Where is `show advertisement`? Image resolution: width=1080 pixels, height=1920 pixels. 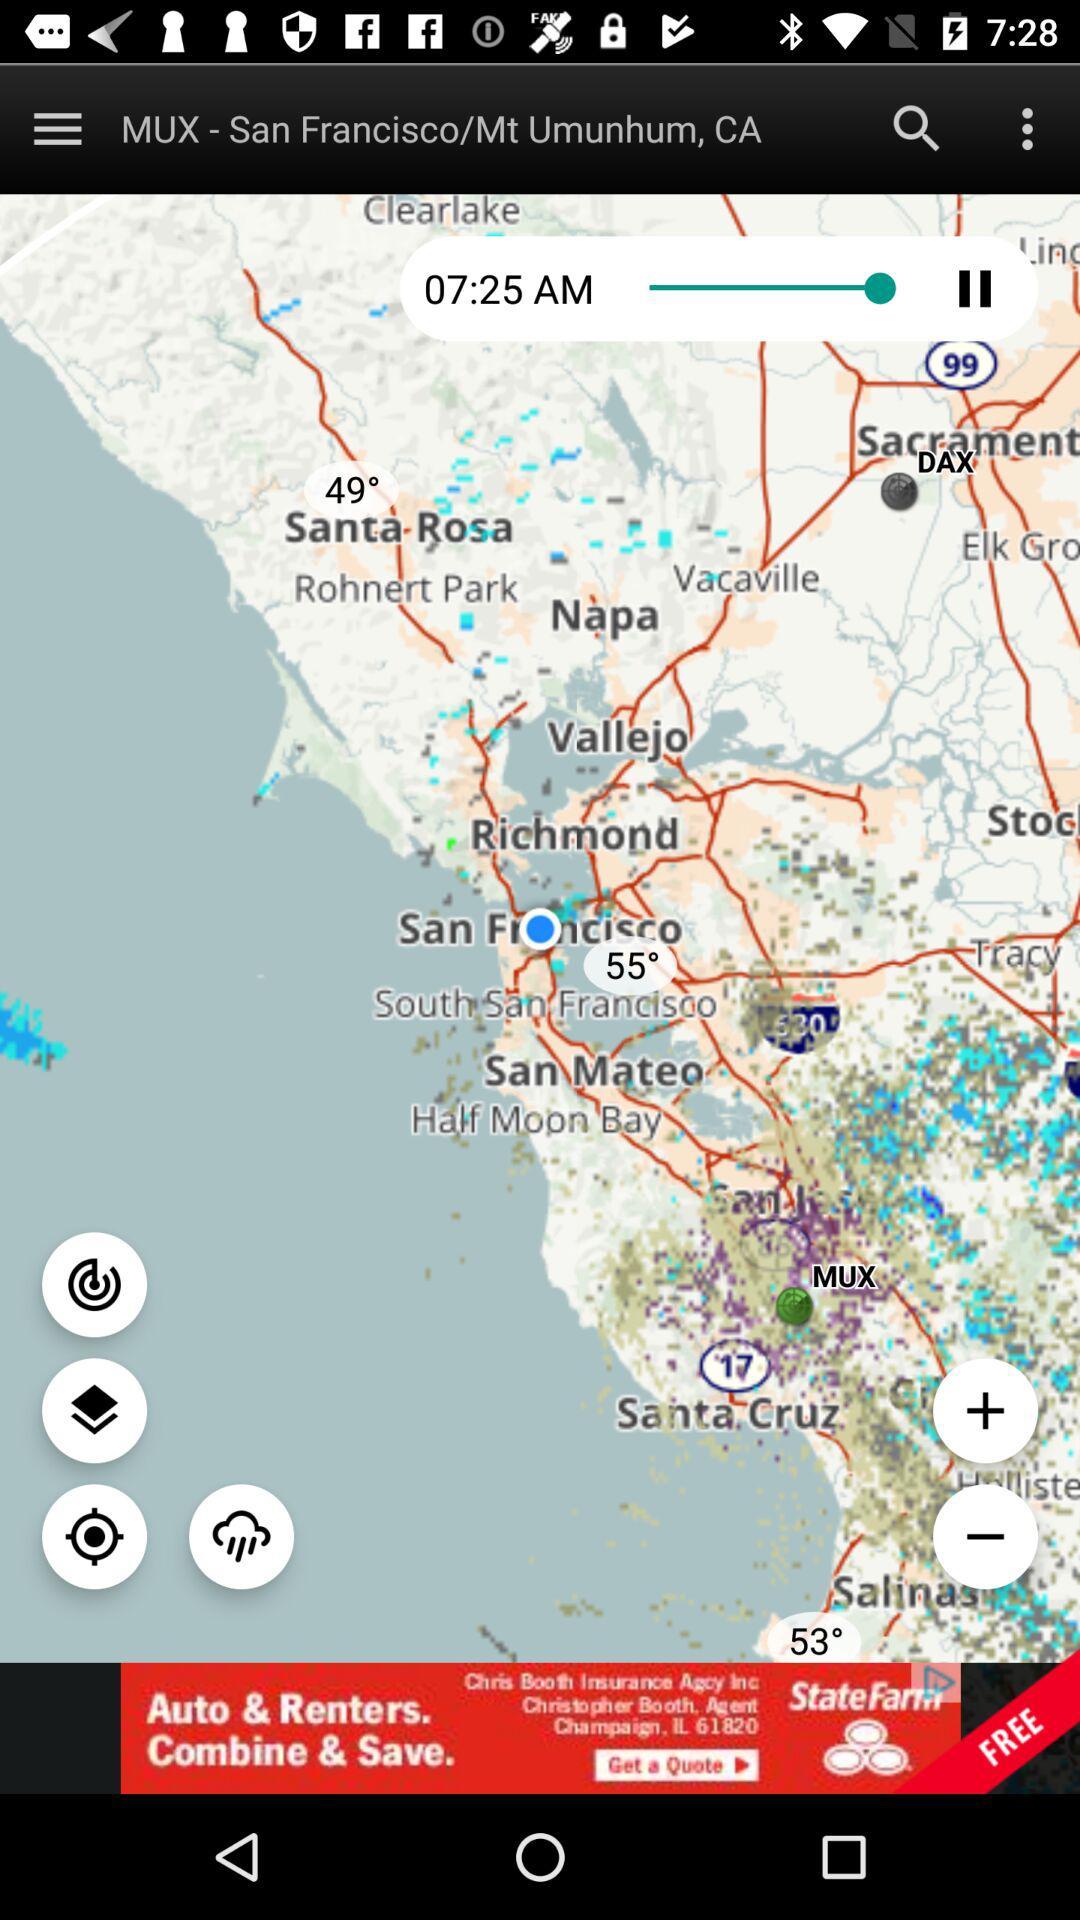
show advertisement is located at coordinates (540, 1727).